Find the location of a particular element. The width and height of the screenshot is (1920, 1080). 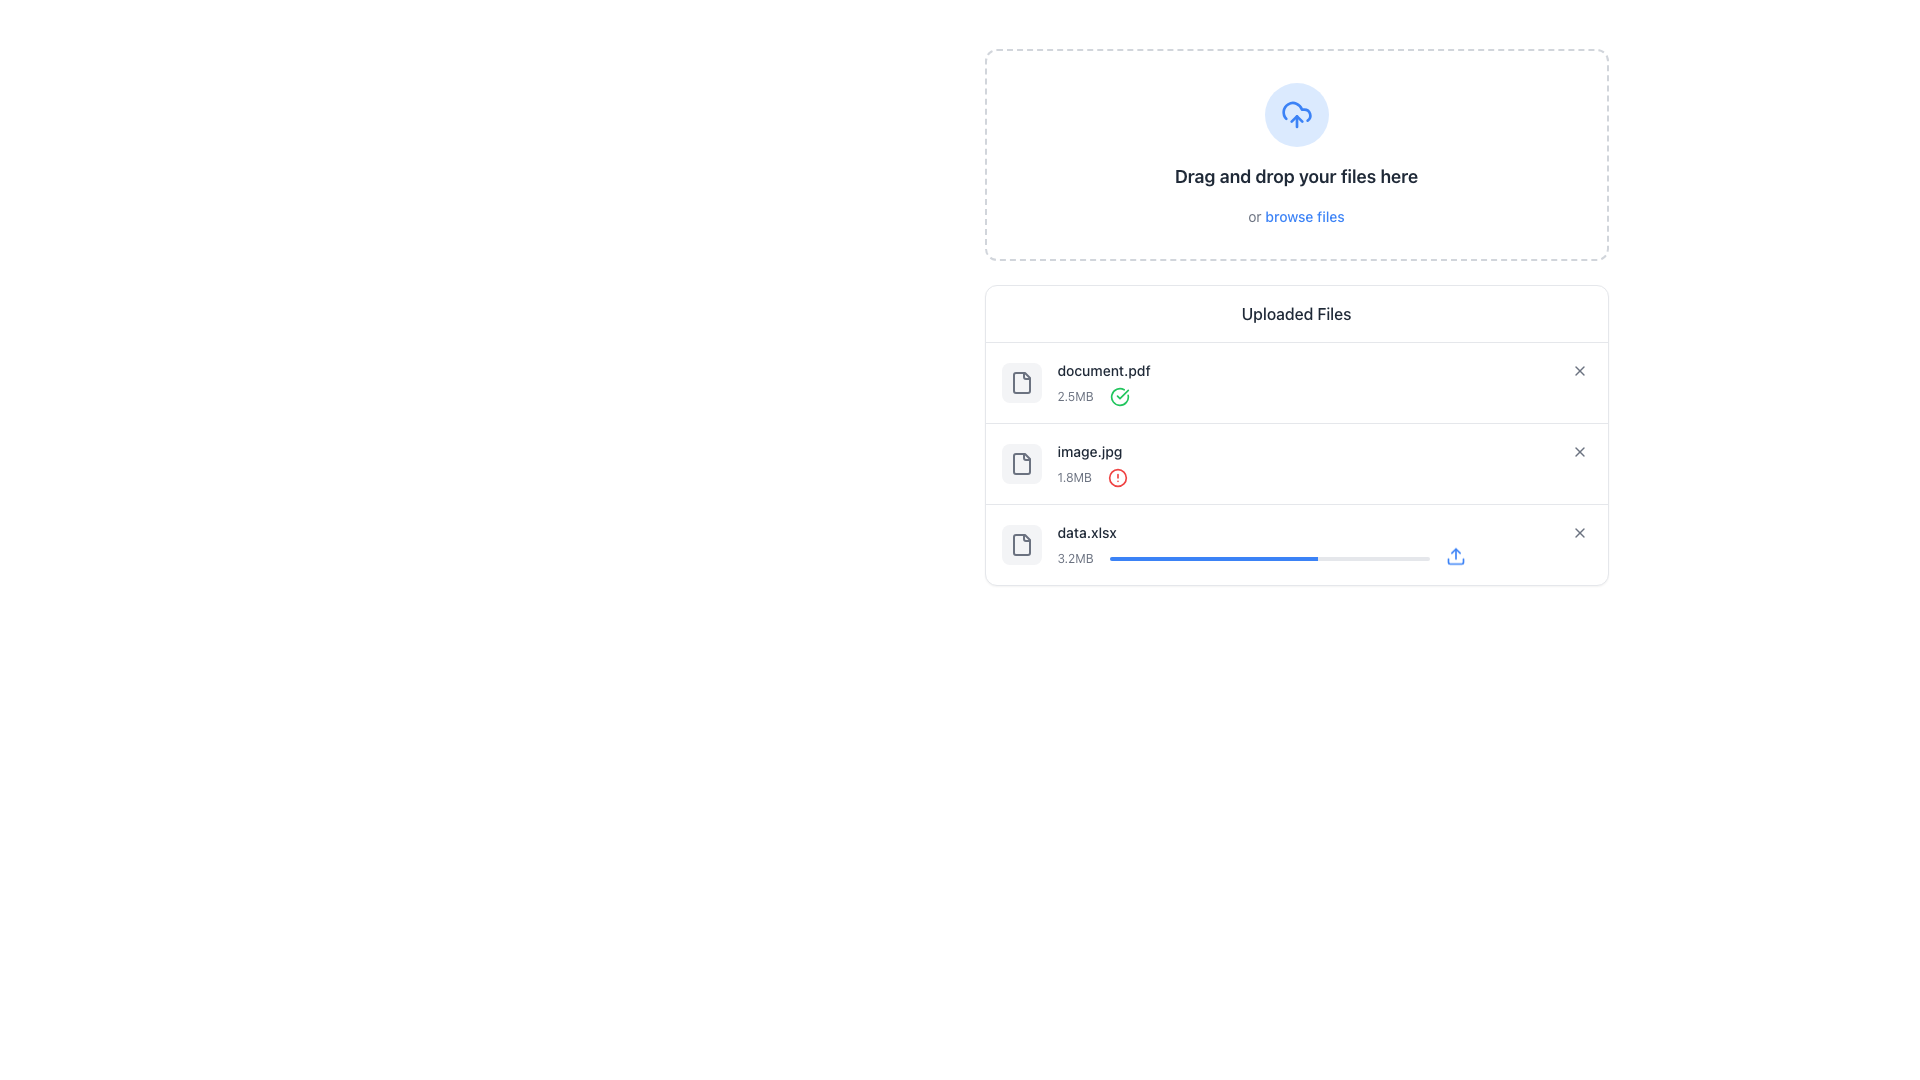

the progress bar of the uploaded file item labeled 'data.xlsx' to interact with it is located at coordinates (1324, 544).